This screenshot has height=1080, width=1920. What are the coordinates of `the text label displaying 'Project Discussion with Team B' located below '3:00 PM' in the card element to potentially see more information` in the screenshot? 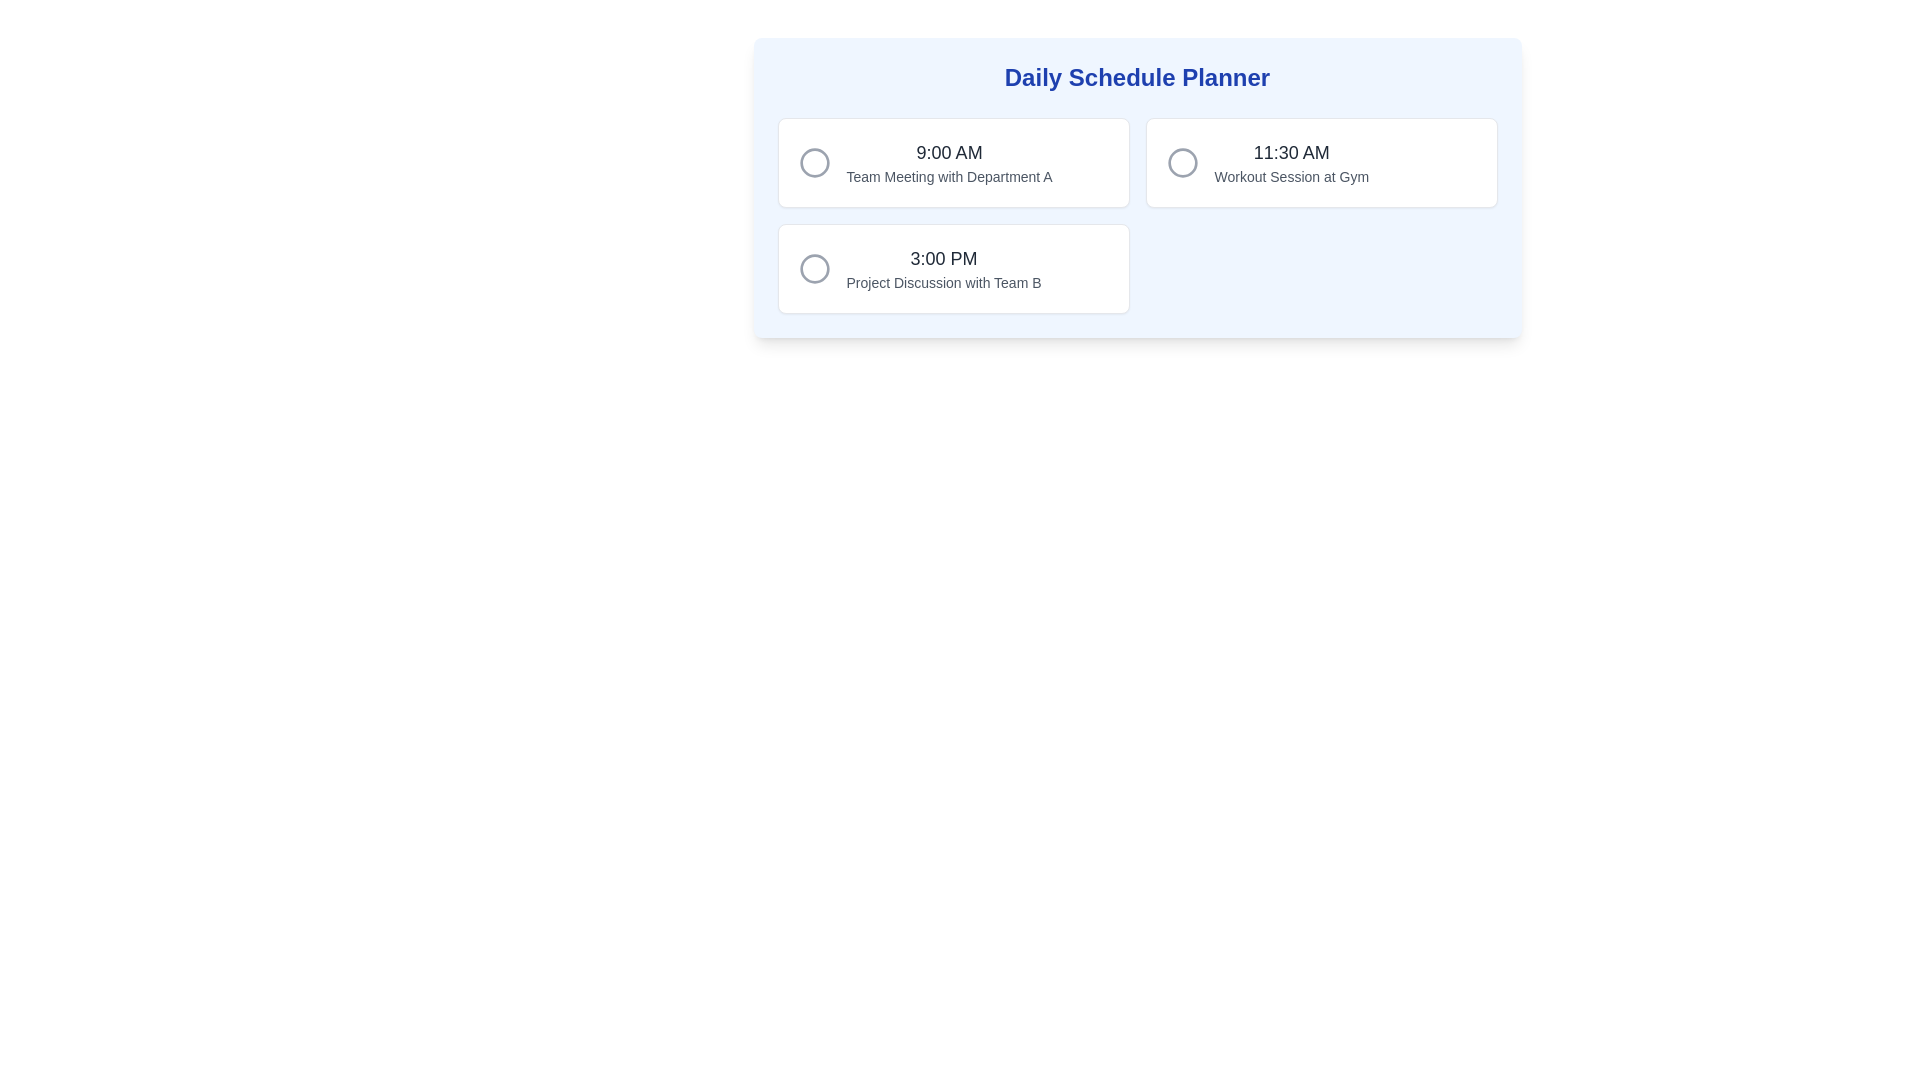 It's located at (943, 282).